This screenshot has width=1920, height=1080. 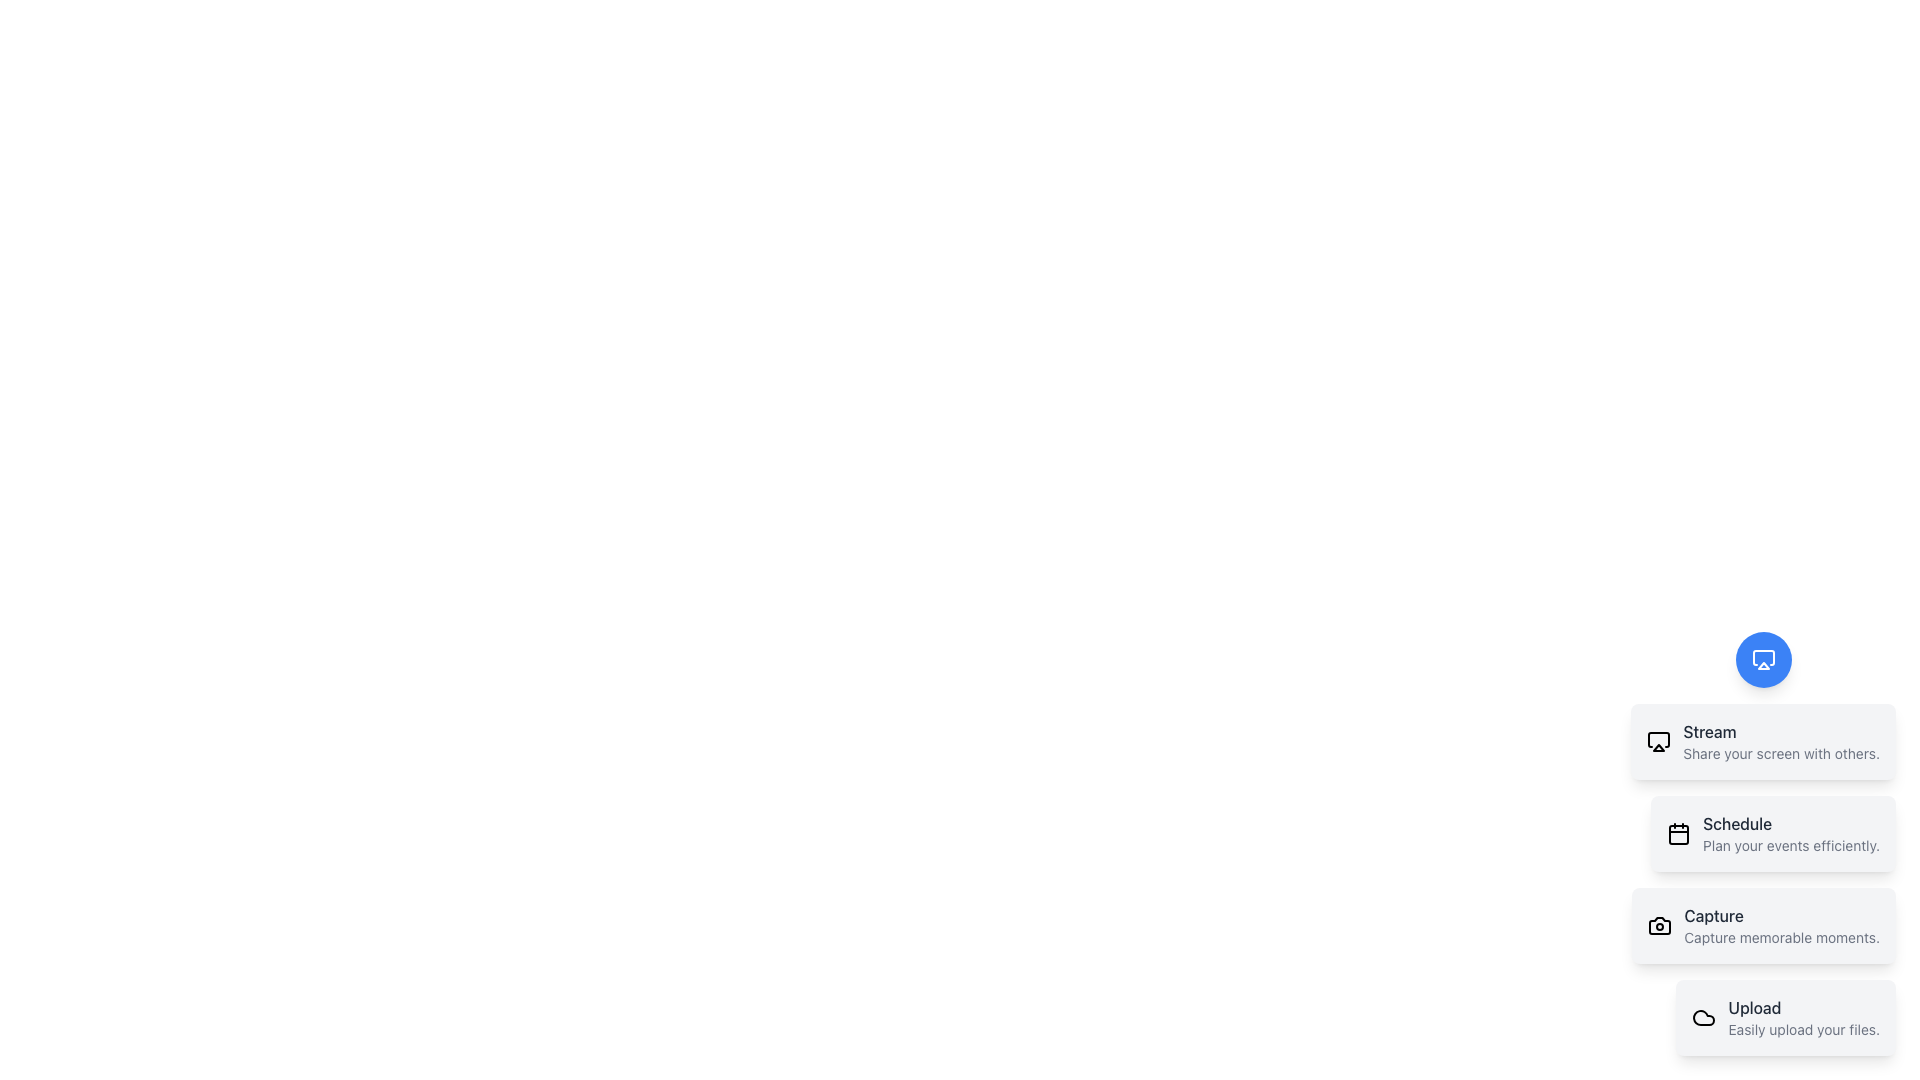 What do you see at coordinates (1791, 845) in the screenshot?
I see `the text component that displays the message 'Plan your events efficiently.' located below the 'Schedule' label` at bounding box center [1791, 845].